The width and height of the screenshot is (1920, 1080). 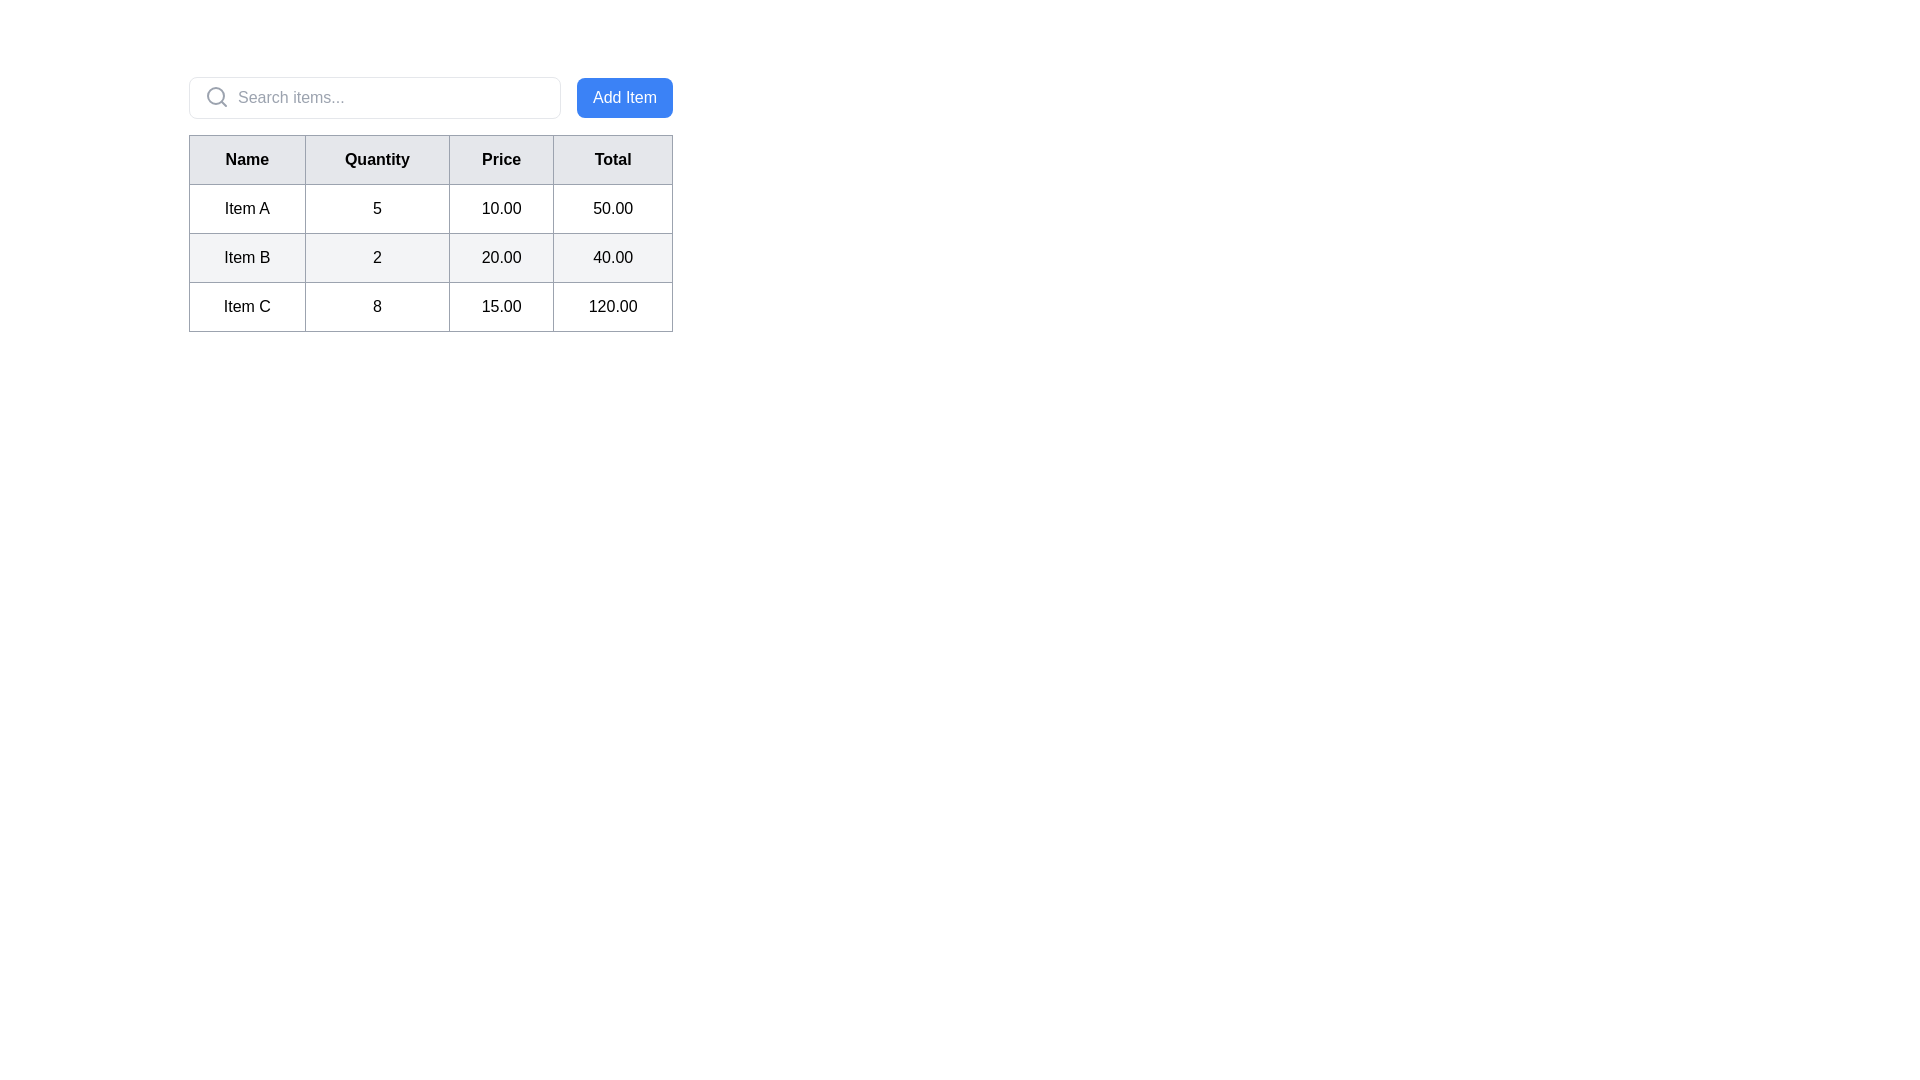 What do you see at coordinates (245, 257) in the screenshot?
I see `the Text cell in the first column of the second row under the 'Name' header to interact with the descriptive label for the item` at bounding box center [245, 257].